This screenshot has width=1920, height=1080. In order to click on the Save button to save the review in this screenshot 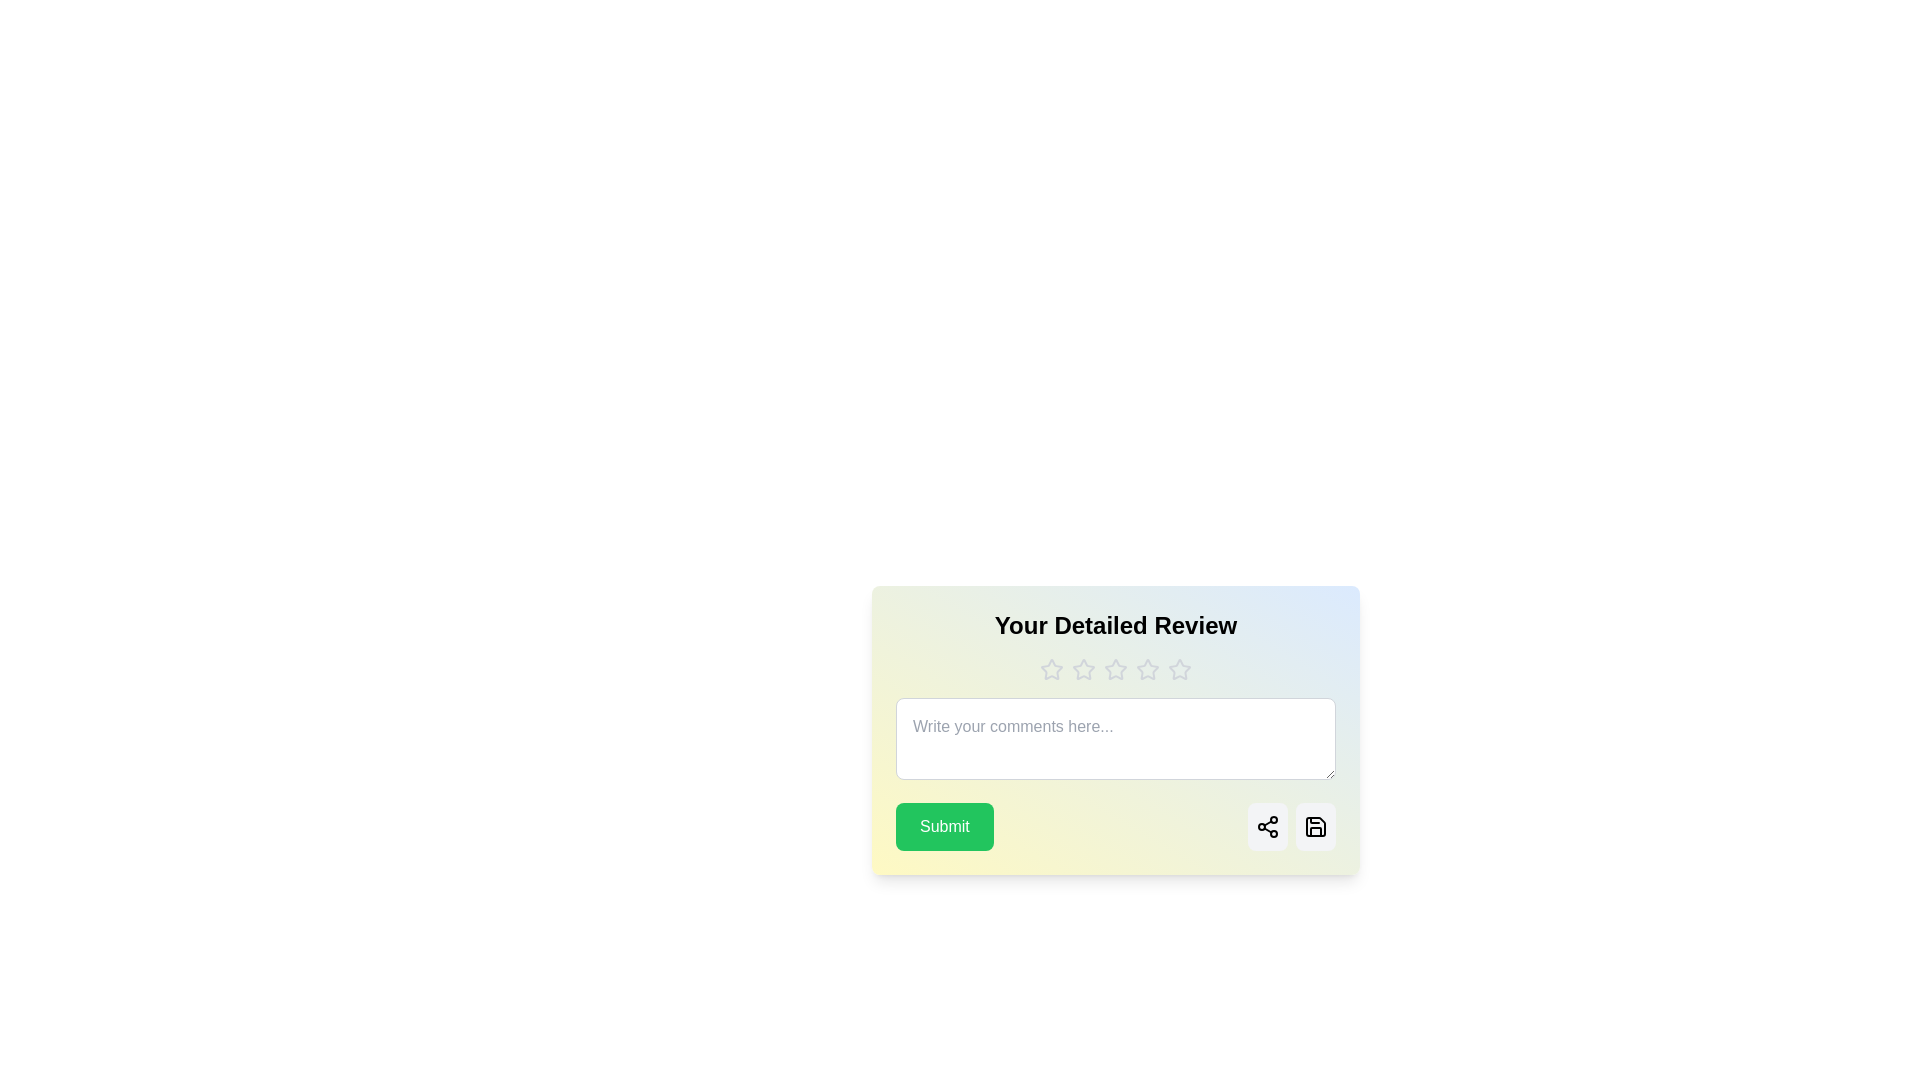, I will do `click(1315, 826)`.